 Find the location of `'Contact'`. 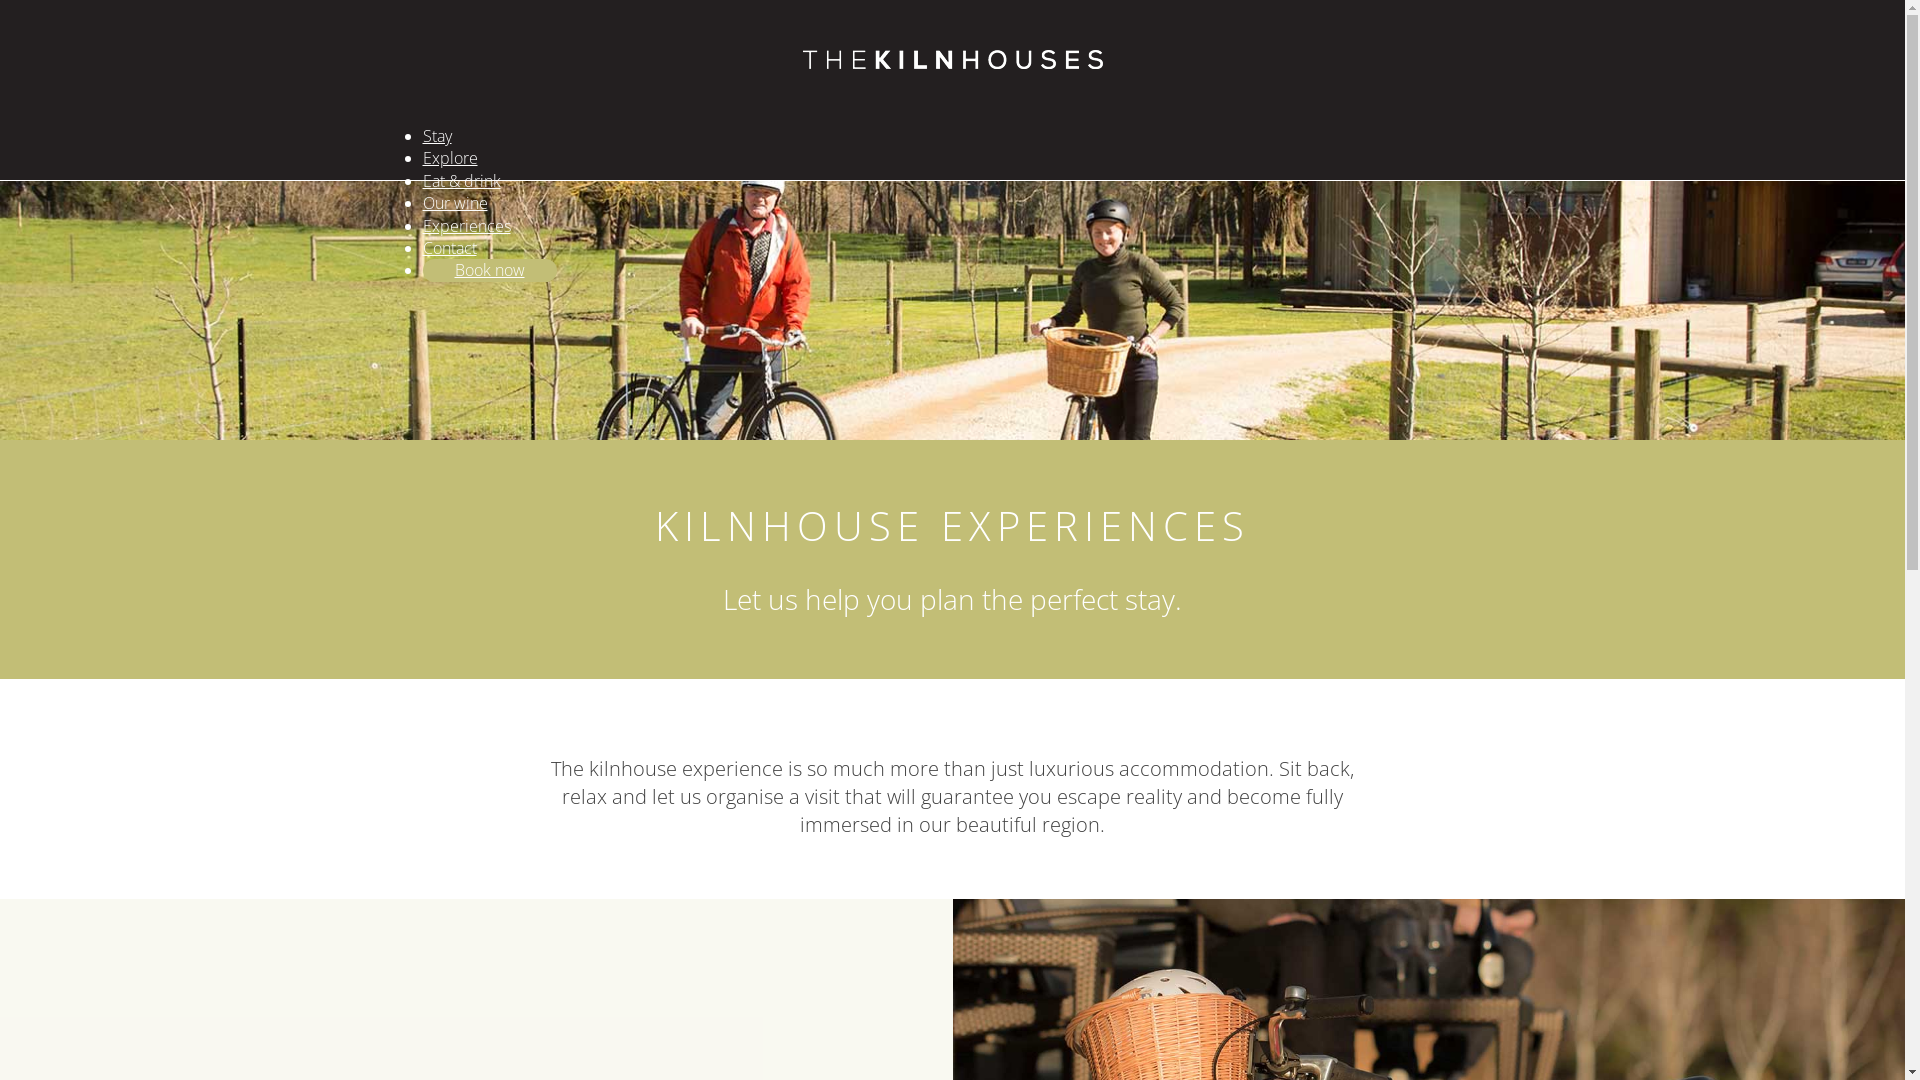

'Contact' is located at coordinates (448, 246).